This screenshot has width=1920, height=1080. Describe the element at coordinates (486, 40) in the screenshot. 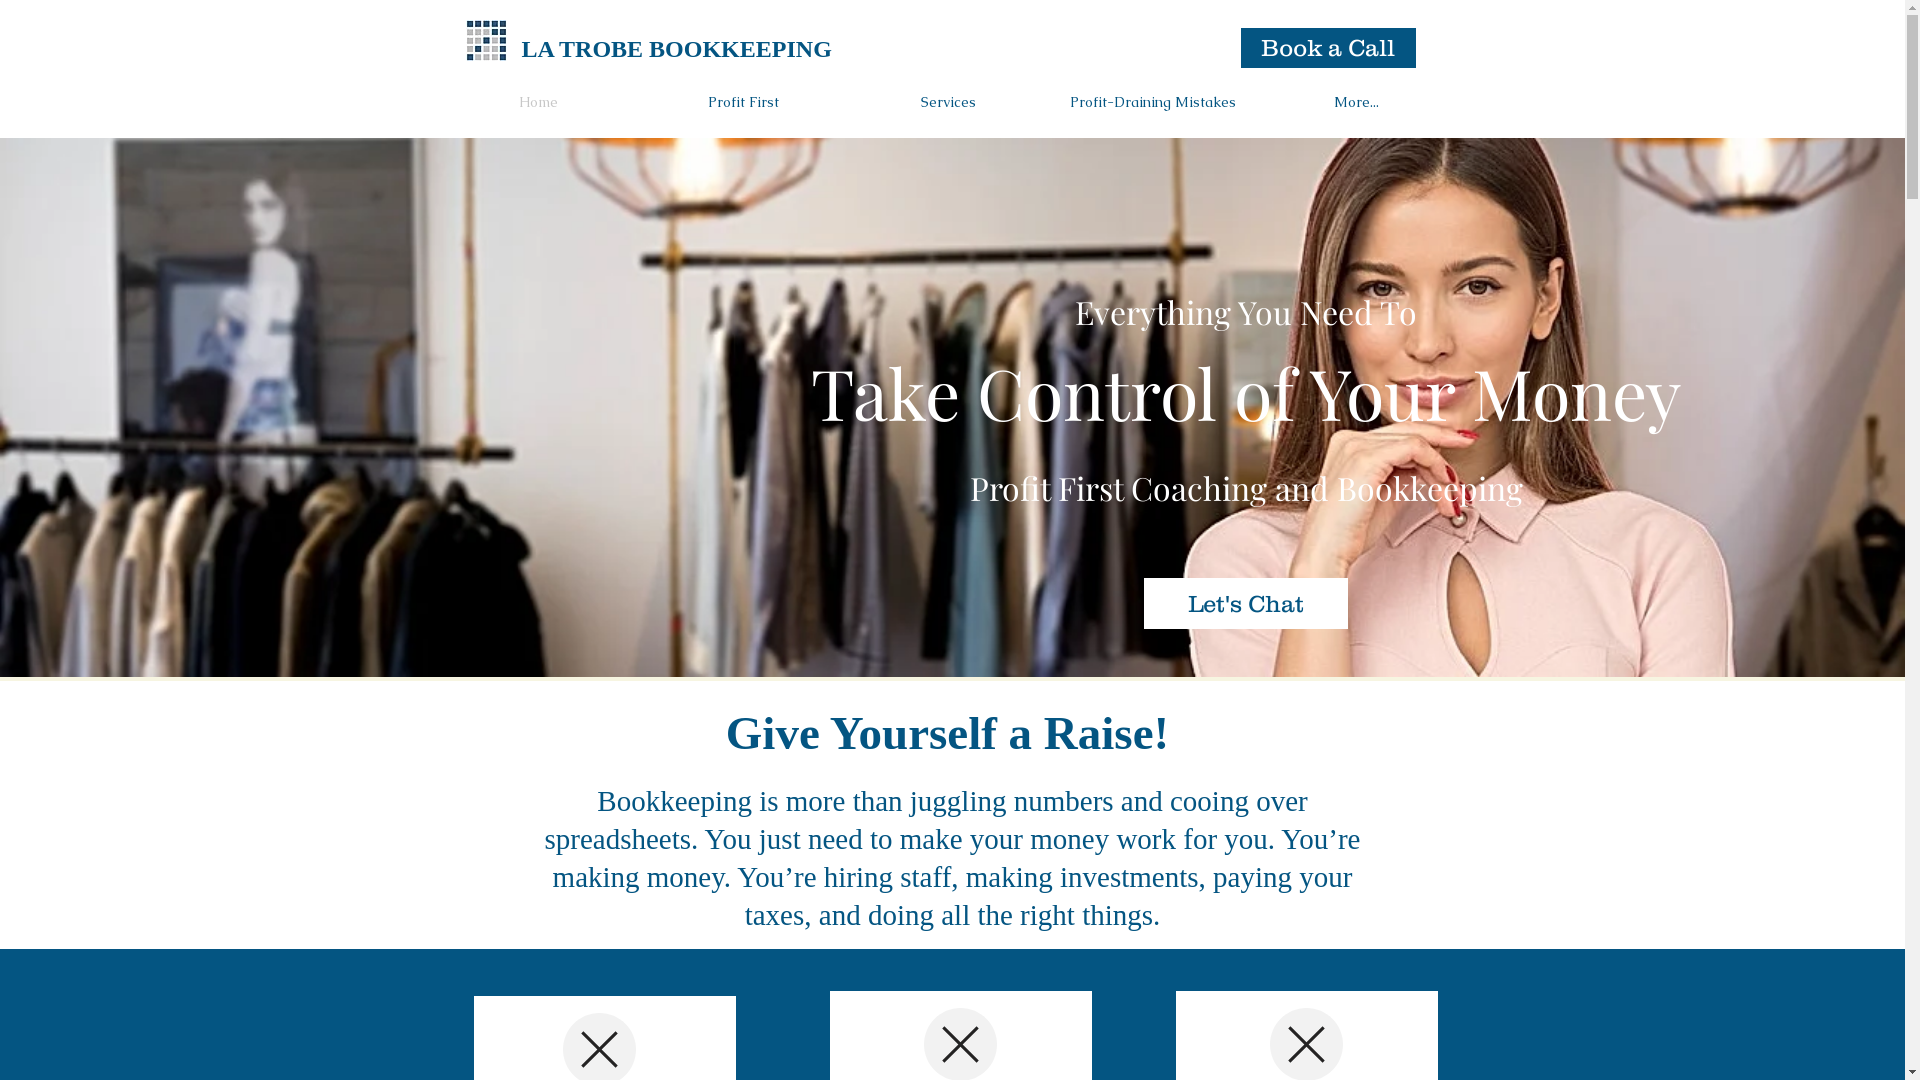

I see `'Bookkeeping Perth'` at that location.